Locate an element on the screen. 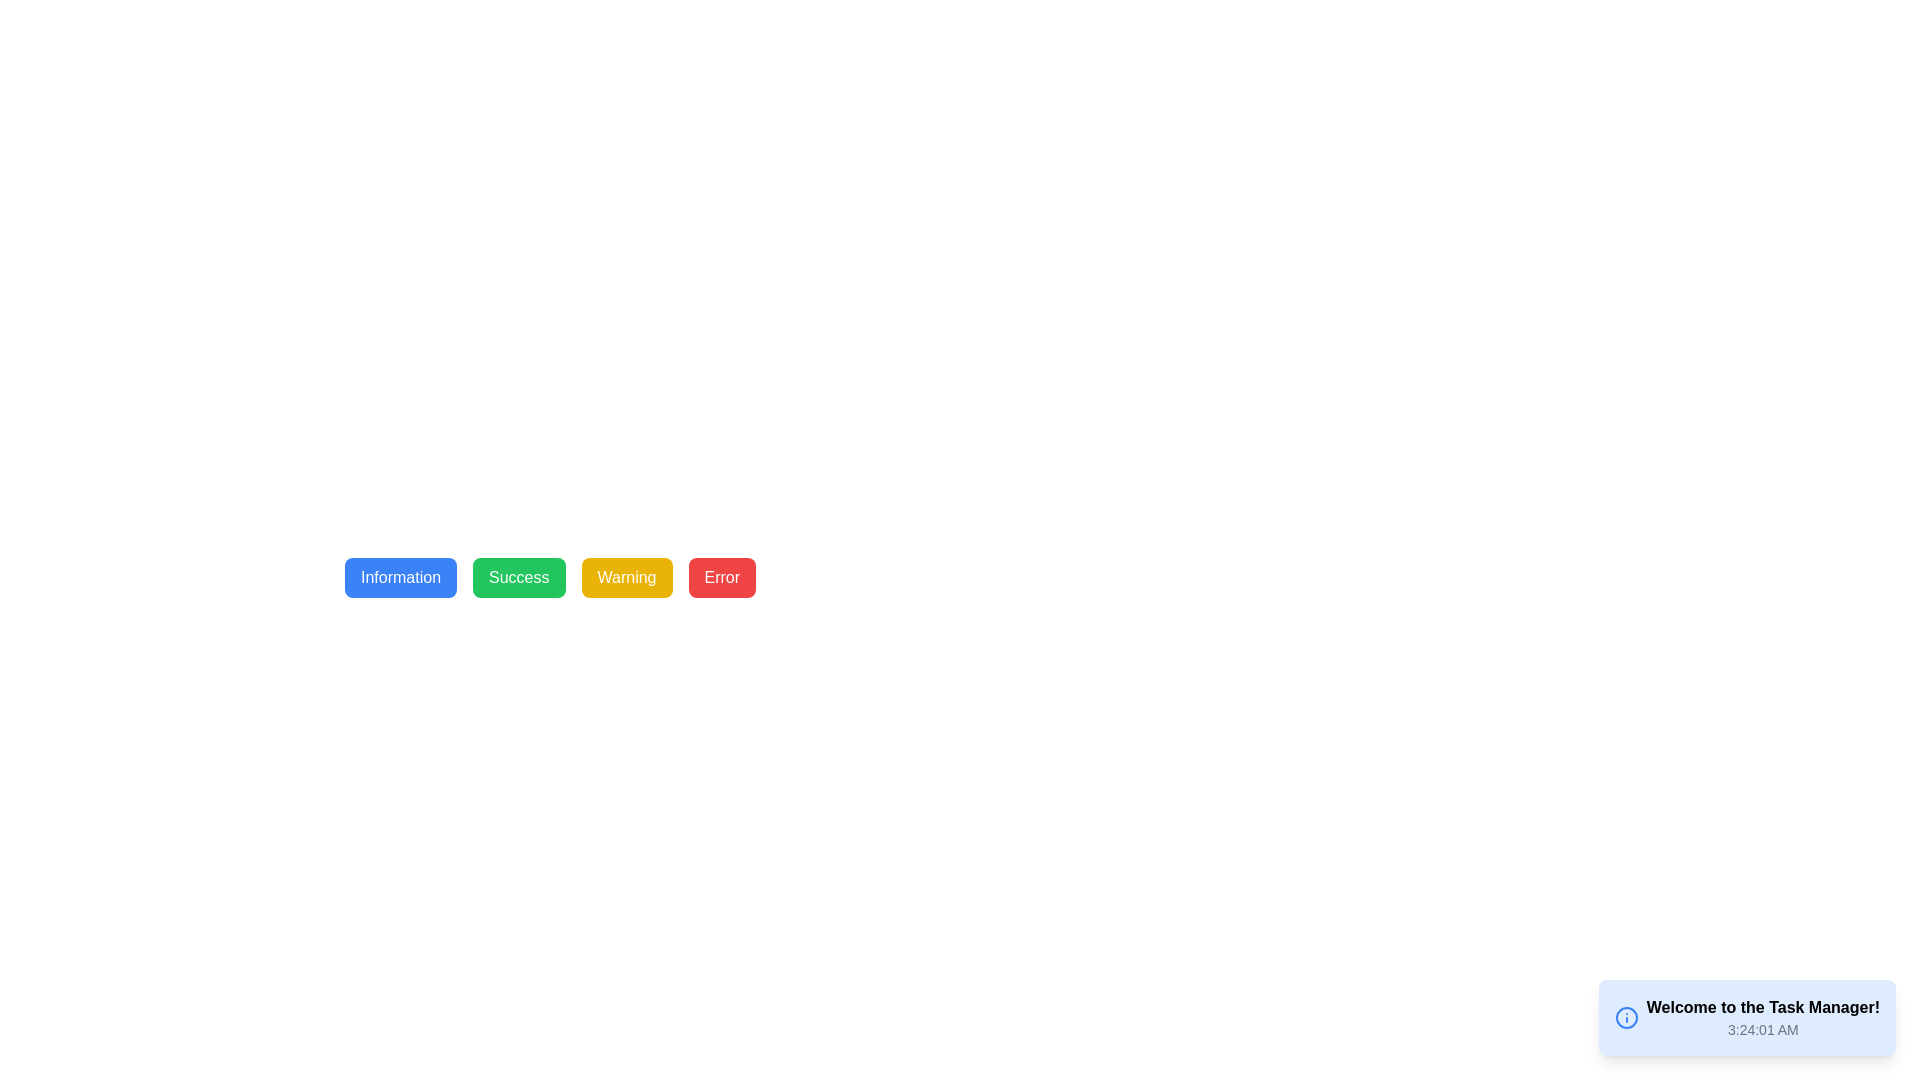 The width and height of the screenshot is (1920, 1080). the yellow 'Warning' button, which is the third button in a row of four buttons is located at coordinates (626, 578).